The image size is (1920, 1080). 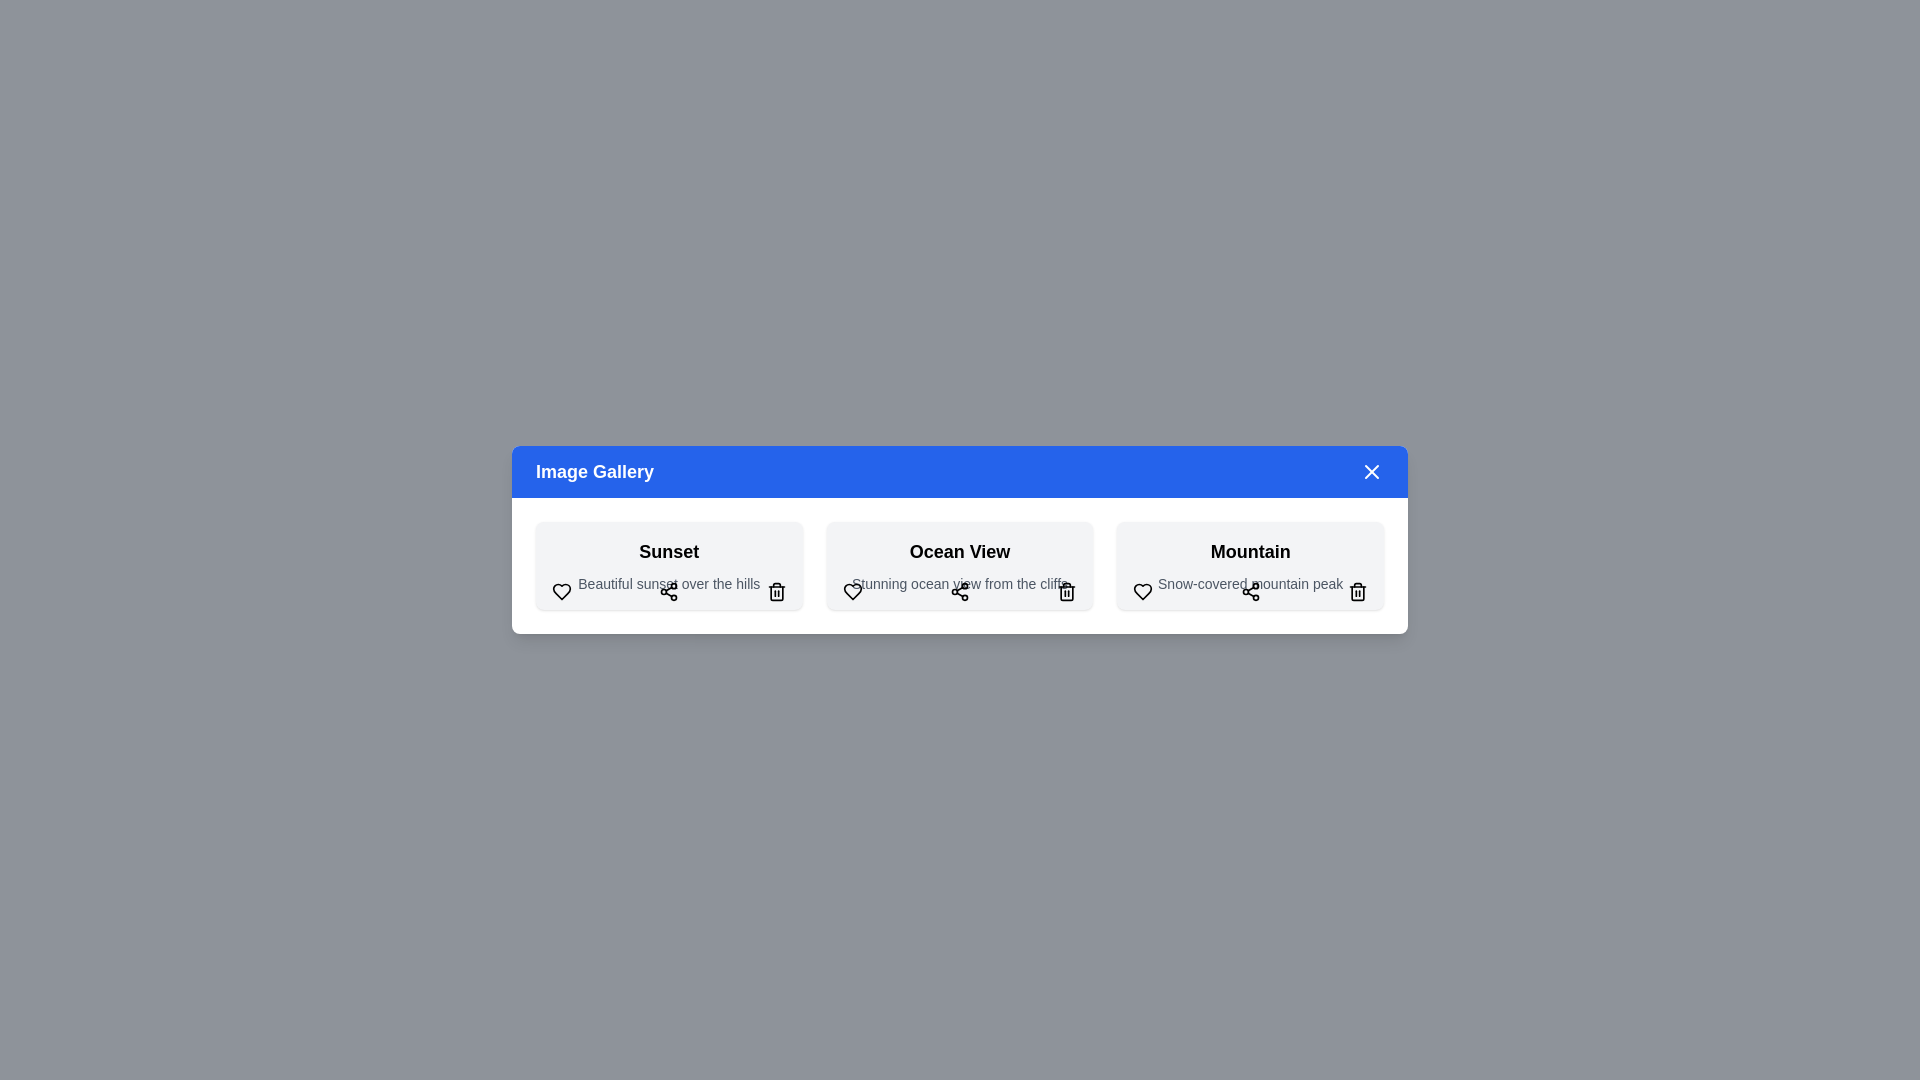 What do you see at coordinates (958, 590) in the screenshot?
I see `the share button for the Ocean View image` at bounding box center [958, 590].